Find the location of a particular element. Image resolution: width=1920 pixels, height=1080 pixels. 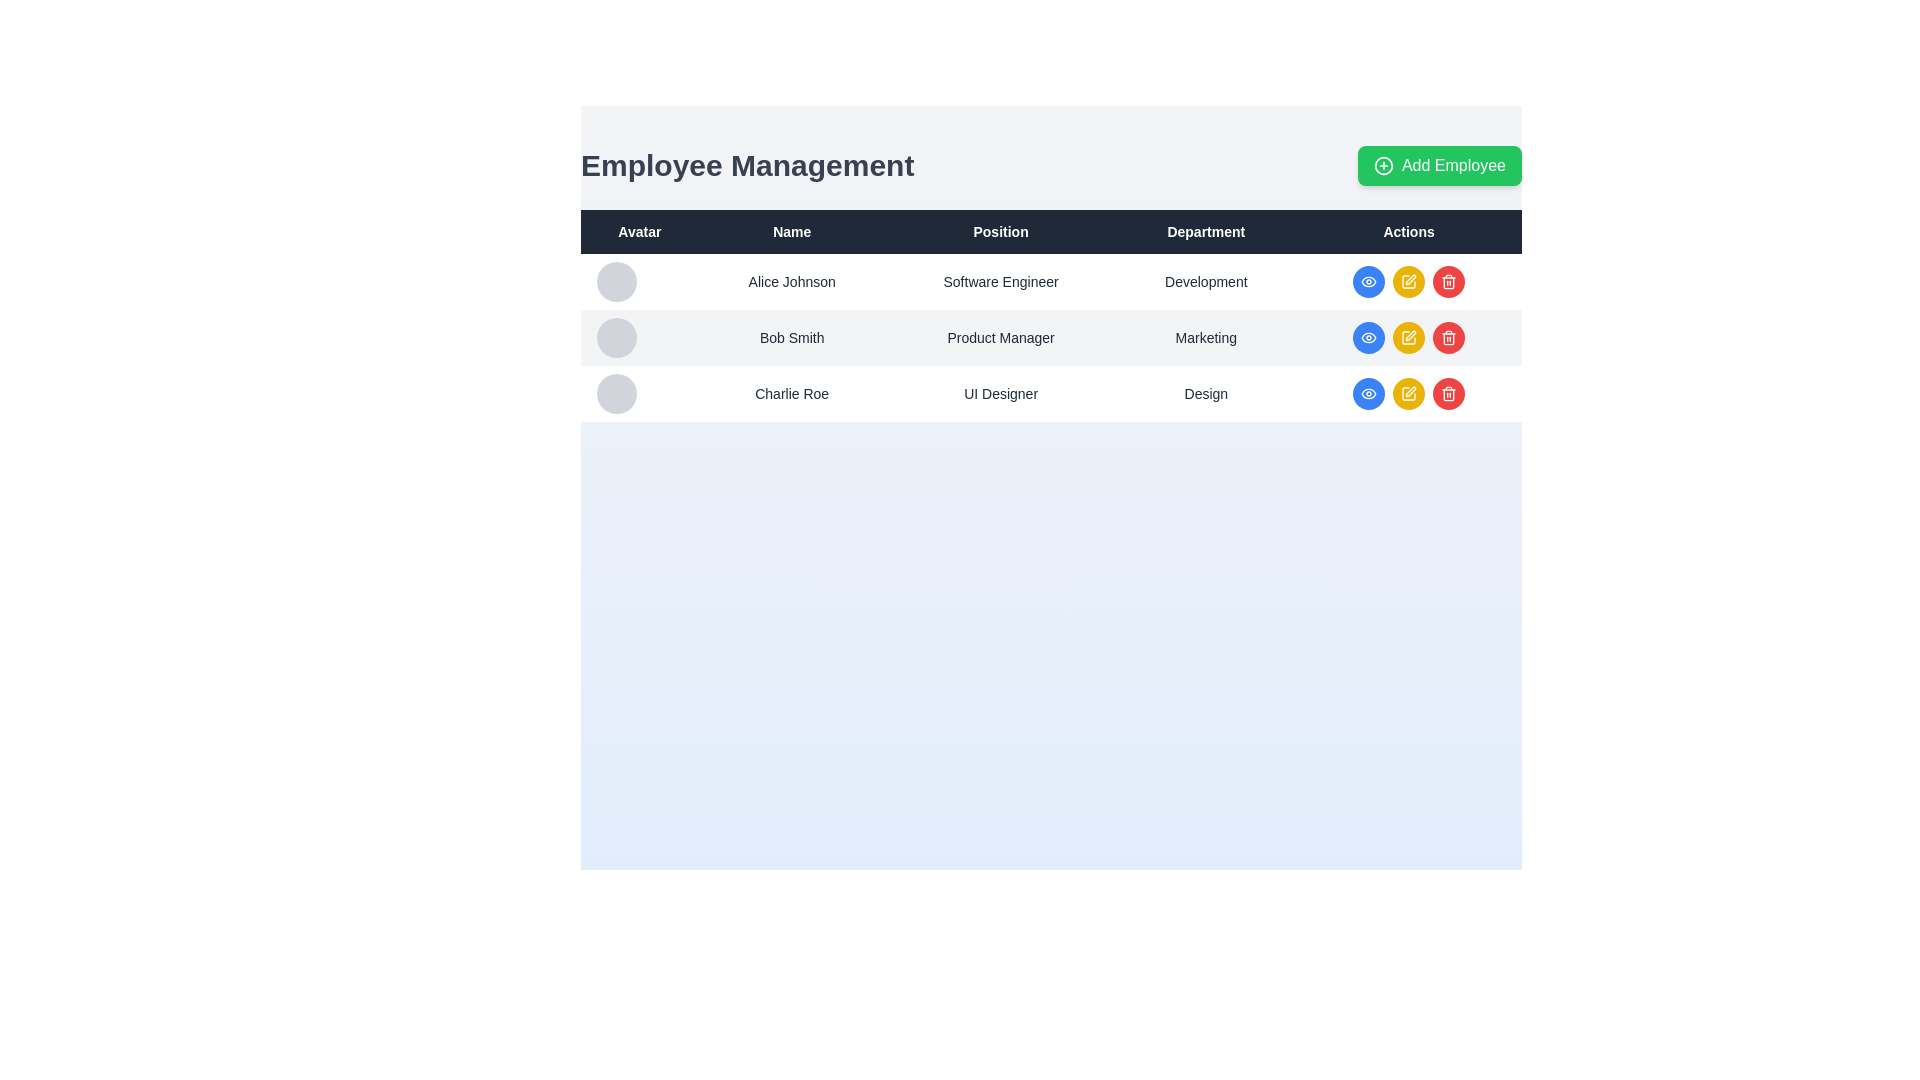

the text label displaying the job title of employee 'Alice Johnson' in the 'Position' column of the employee table is located at coordinates (1001, 281).